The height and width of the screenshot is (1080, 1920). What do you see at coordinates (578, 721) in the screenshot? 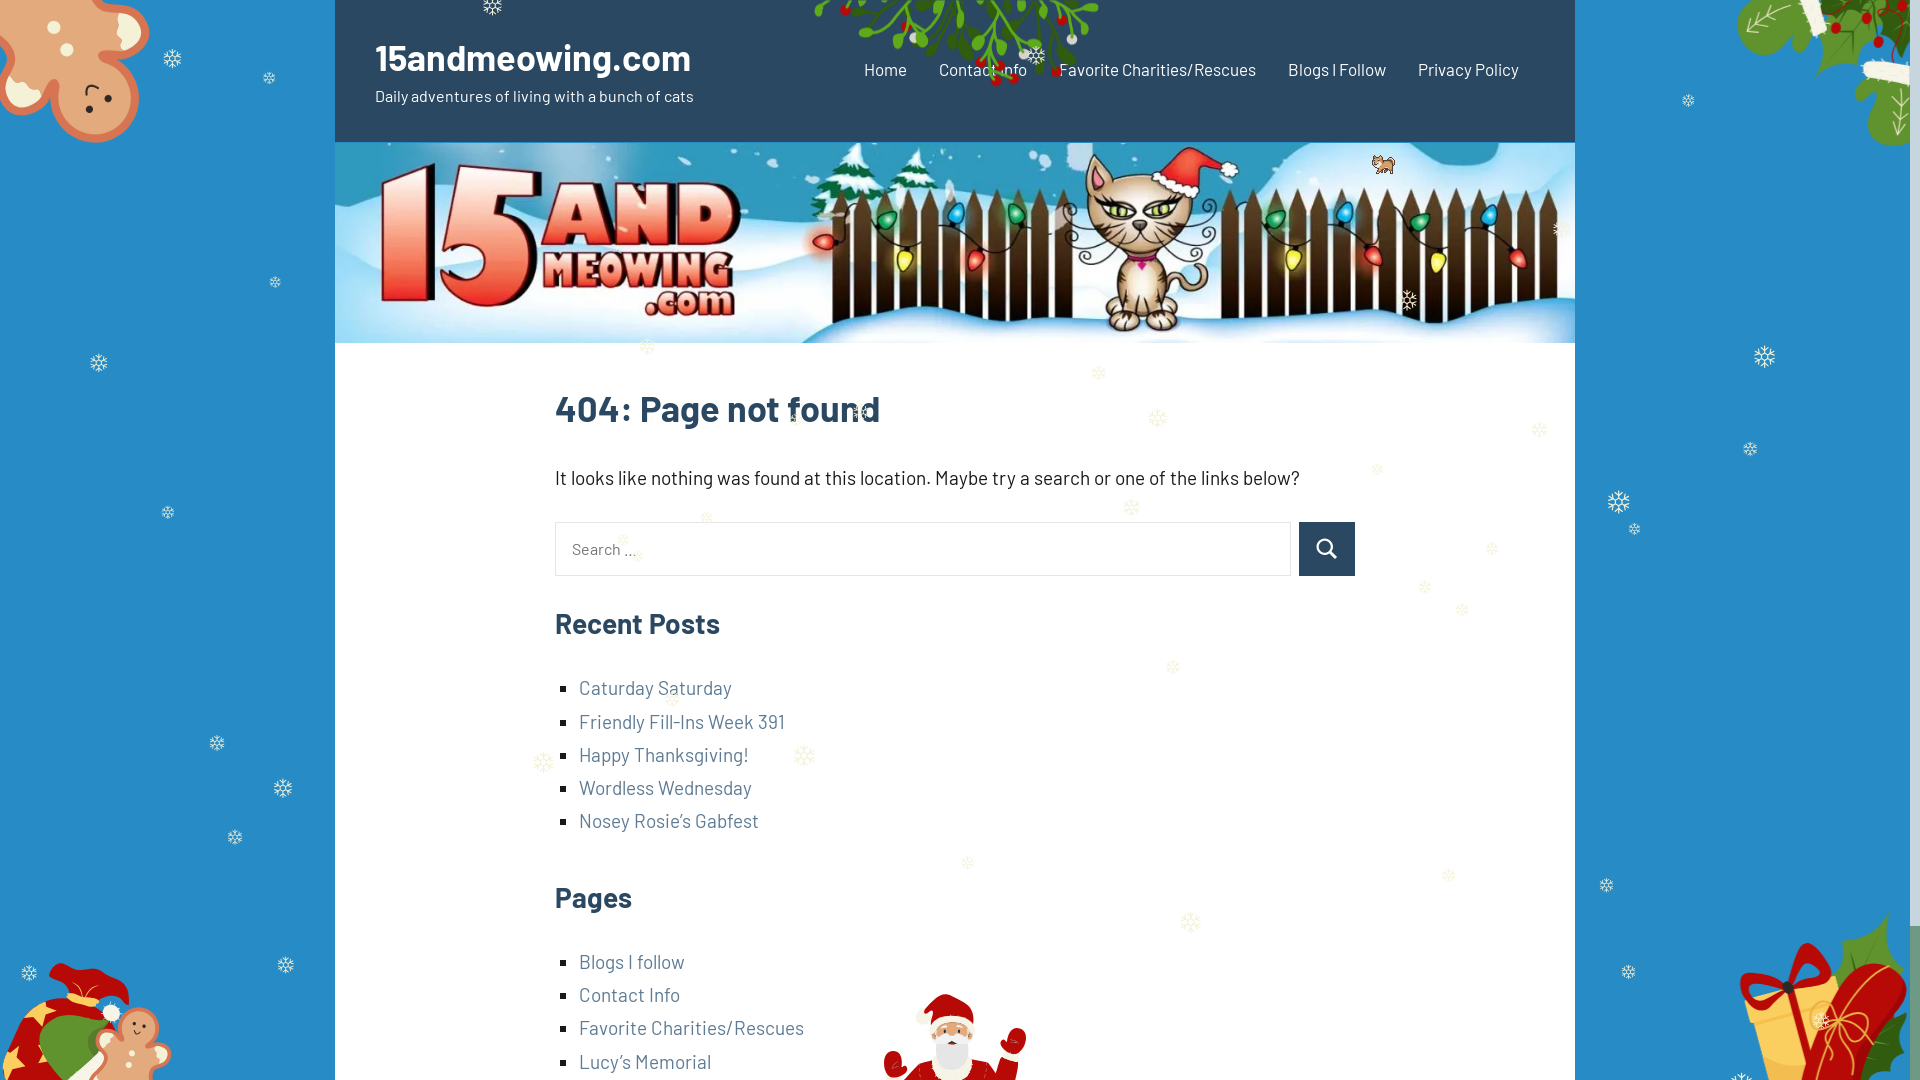
I see `'Friendly Fill-Ins Week 391'` at bounding box center [578, 721].